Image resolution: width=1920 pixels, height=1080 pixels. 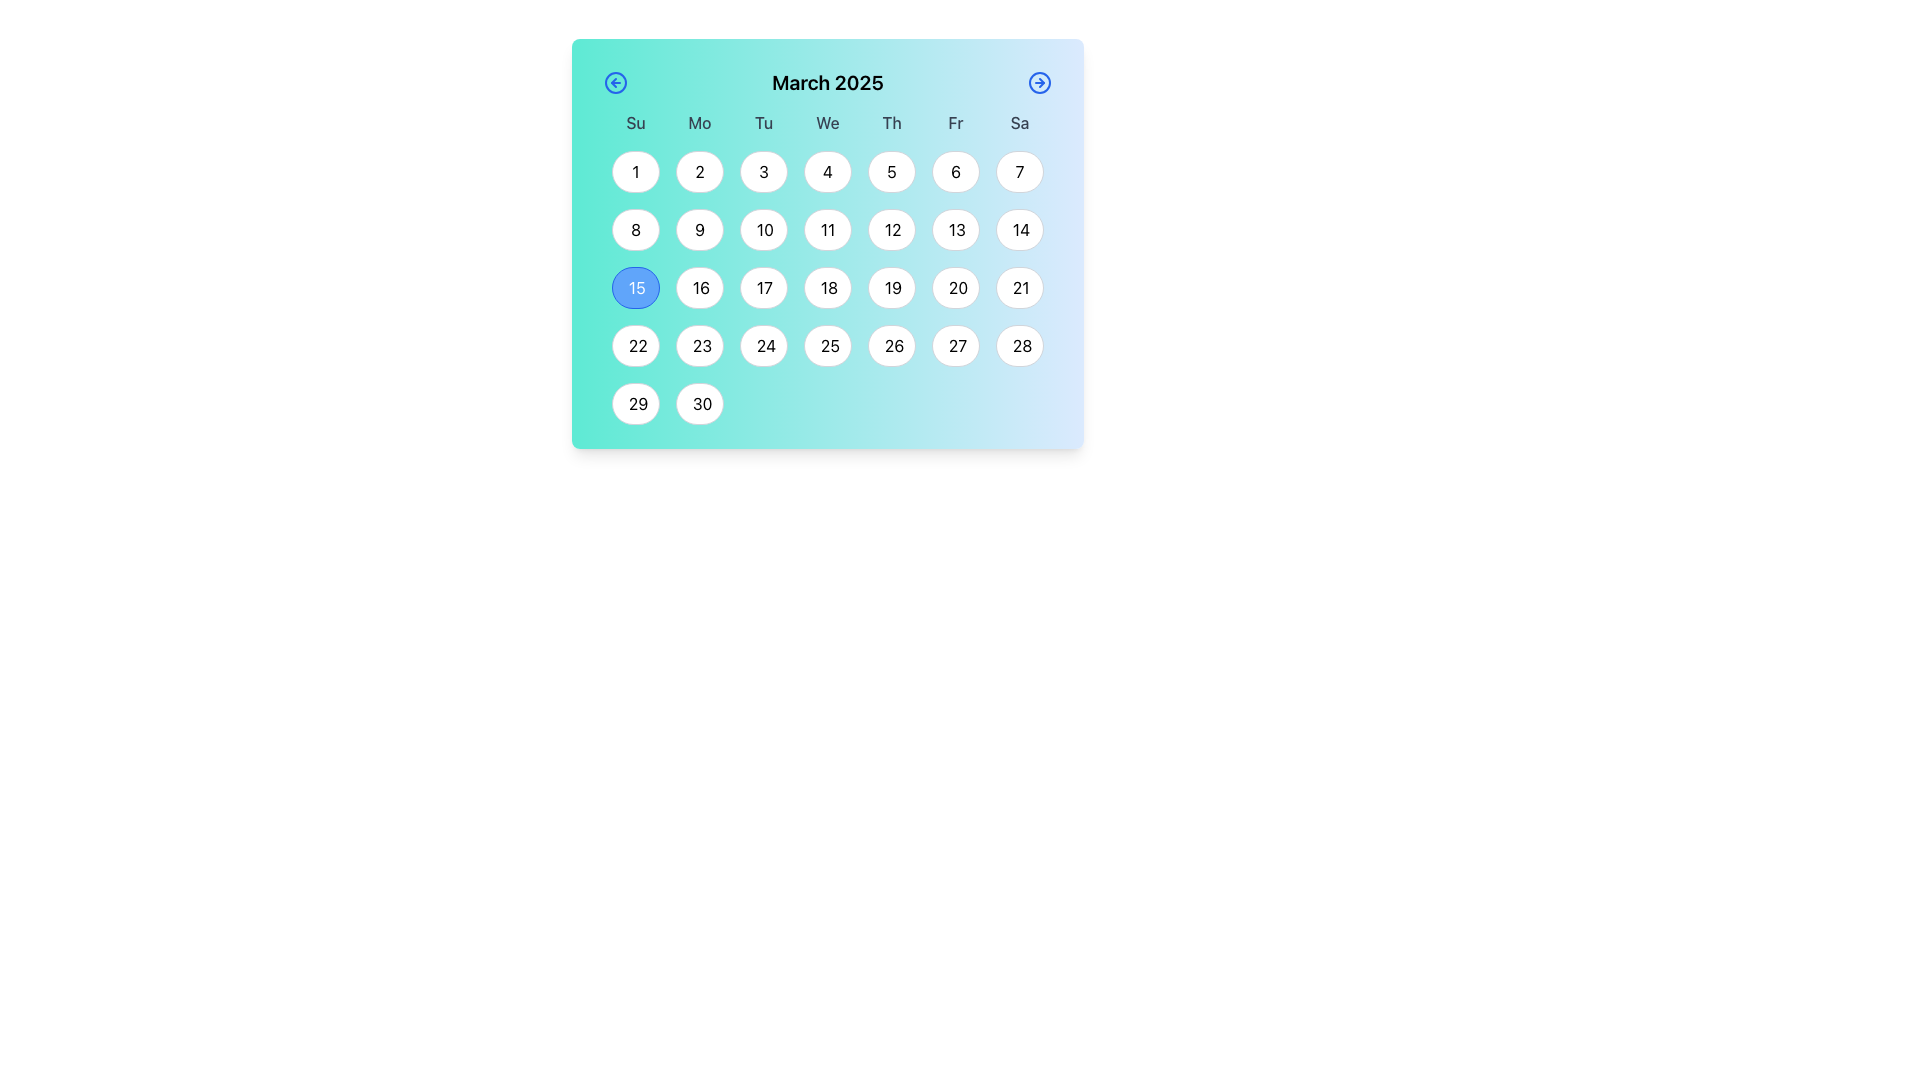 What do you see at coordinates (1019, 345) in the screenshot?
I see `the circular button with a white background and the number '28' in black, located under the Saturday column in the last row of the calendar grid` at bounding box center [1019, 345].